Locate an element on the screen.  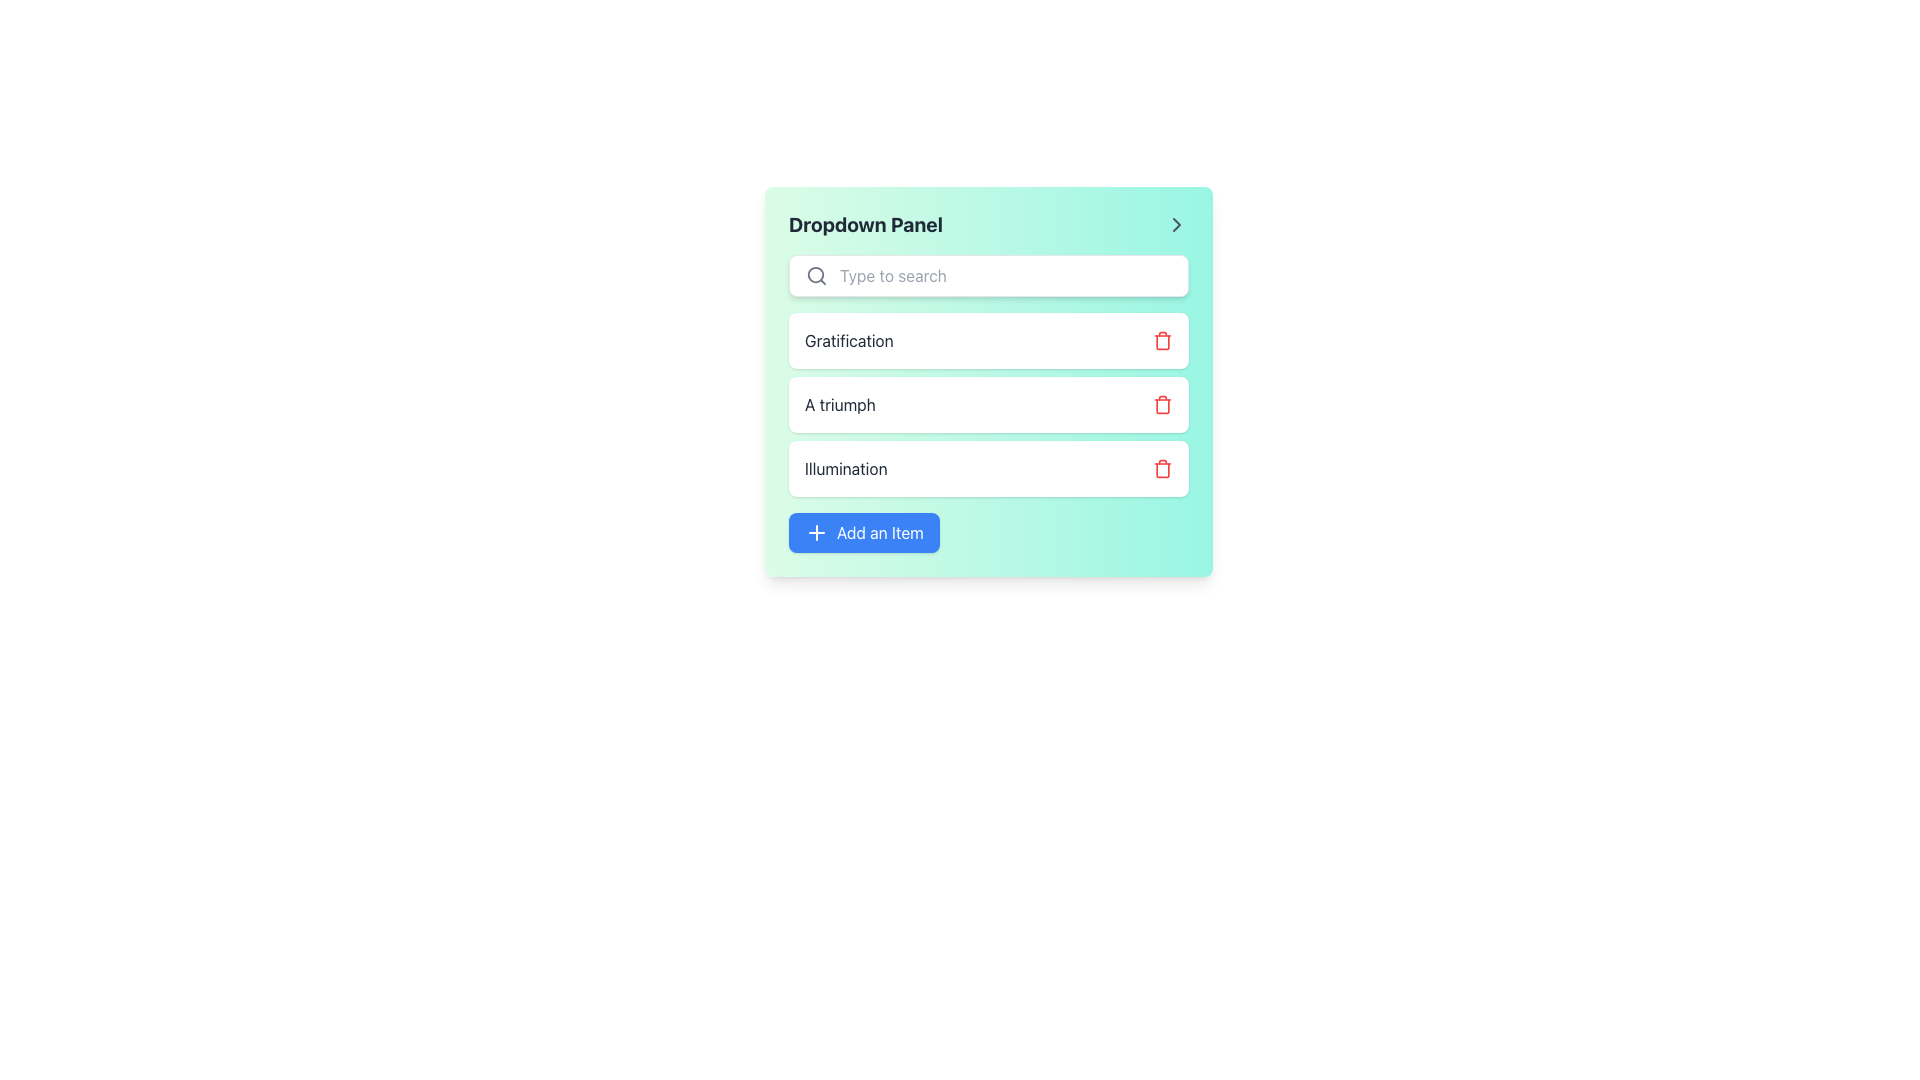
the list item labeled 'A triumph' which is the second item in the dropdown panel to possibly see more actions is located at coordinates (988, 404).